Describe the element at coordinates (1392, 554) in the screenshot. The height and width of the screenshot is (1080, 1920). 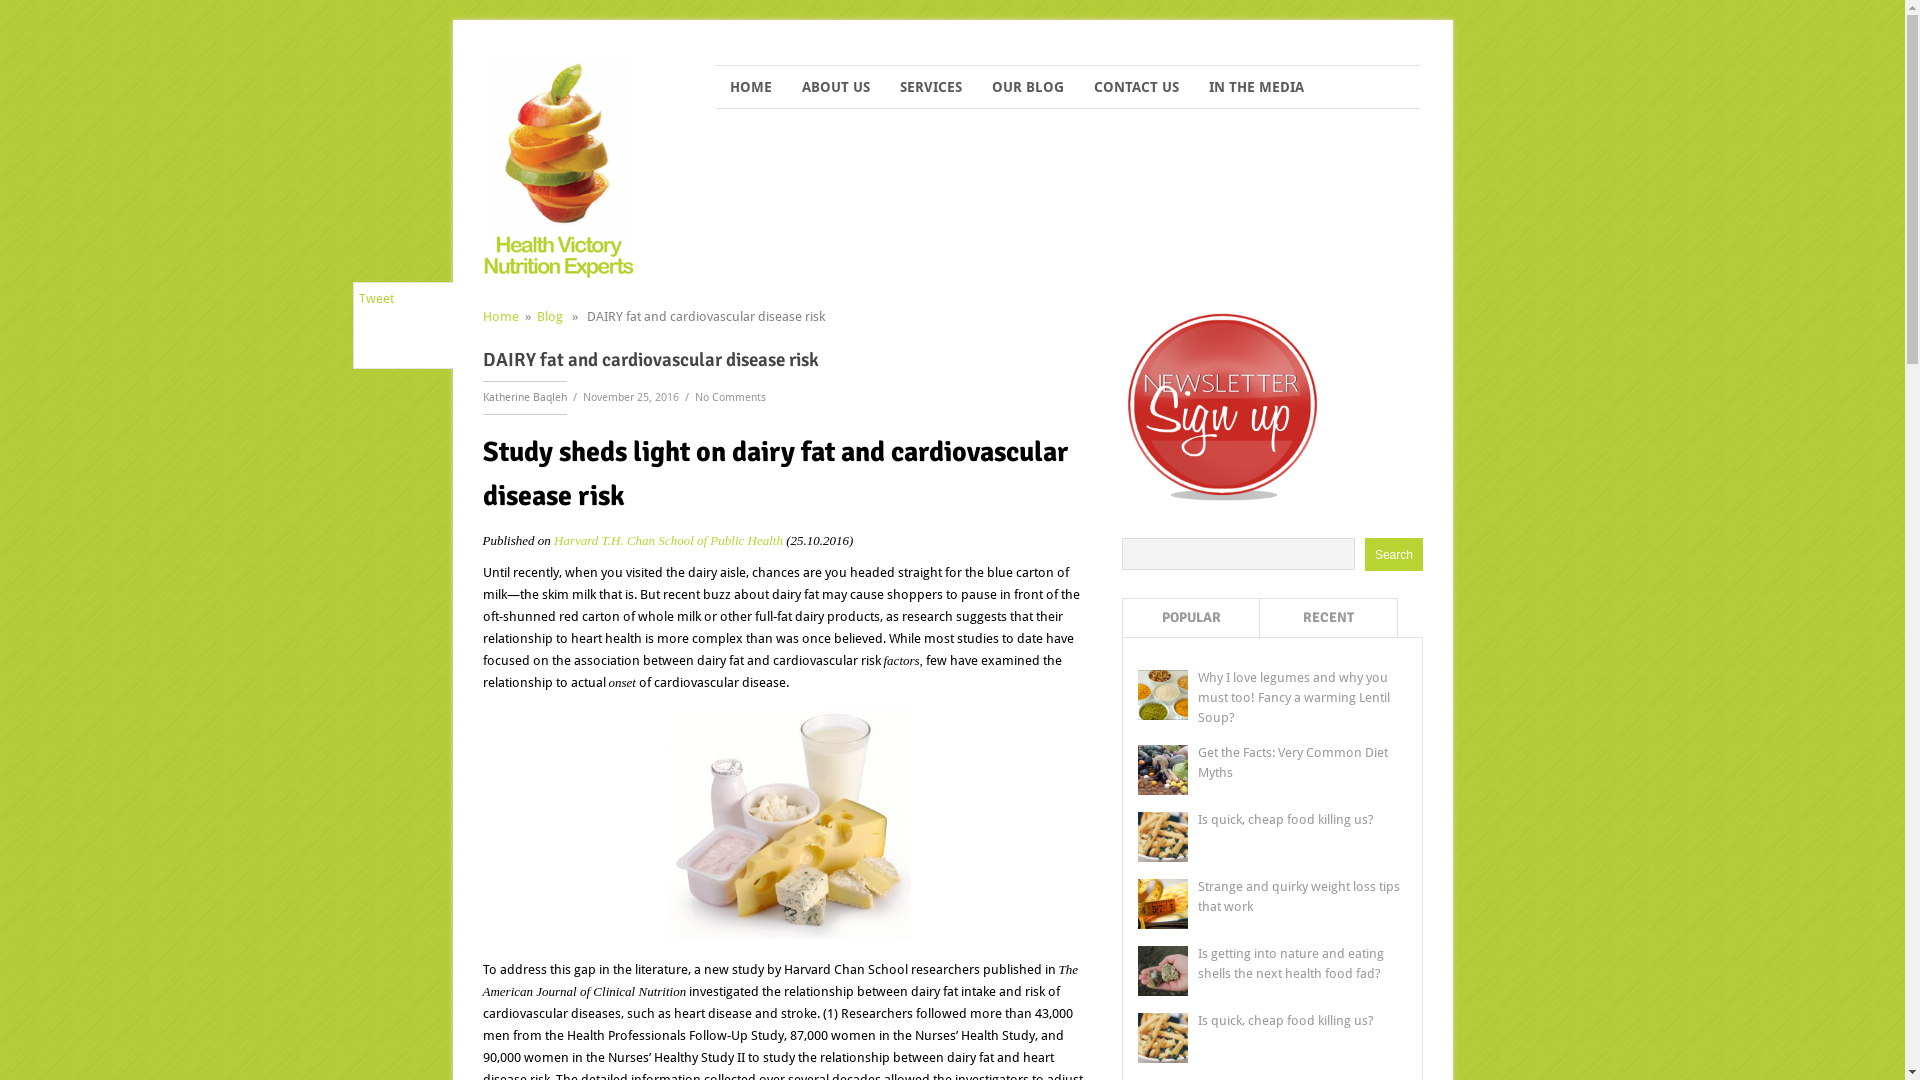
I see `'Search'` at that location.